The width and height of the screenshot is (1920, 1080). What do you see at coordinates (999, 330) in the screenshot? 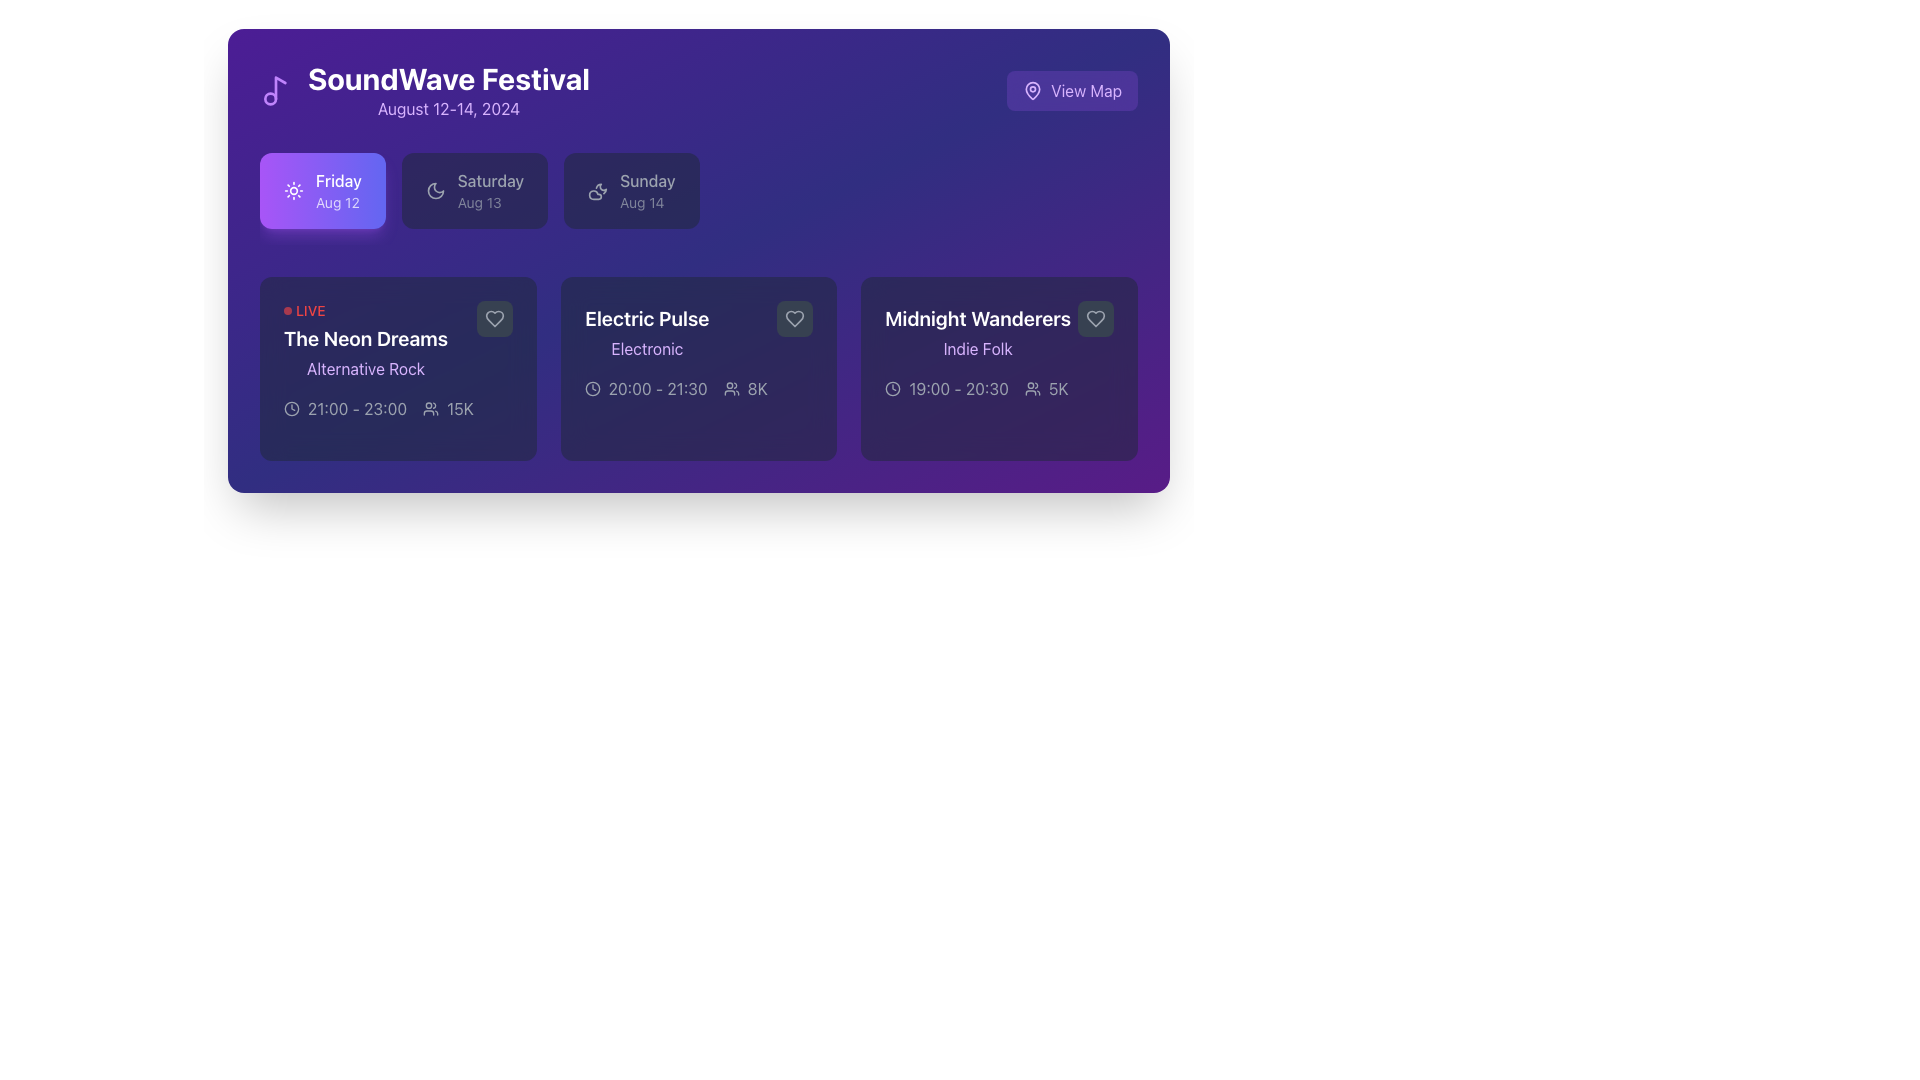
I see `text content of the title and genre description label located in the middle section of the 'Midnight Wanderers' card, positioned between the heart icon on the right and a blank space on the left` at bounding box center [999, 330].